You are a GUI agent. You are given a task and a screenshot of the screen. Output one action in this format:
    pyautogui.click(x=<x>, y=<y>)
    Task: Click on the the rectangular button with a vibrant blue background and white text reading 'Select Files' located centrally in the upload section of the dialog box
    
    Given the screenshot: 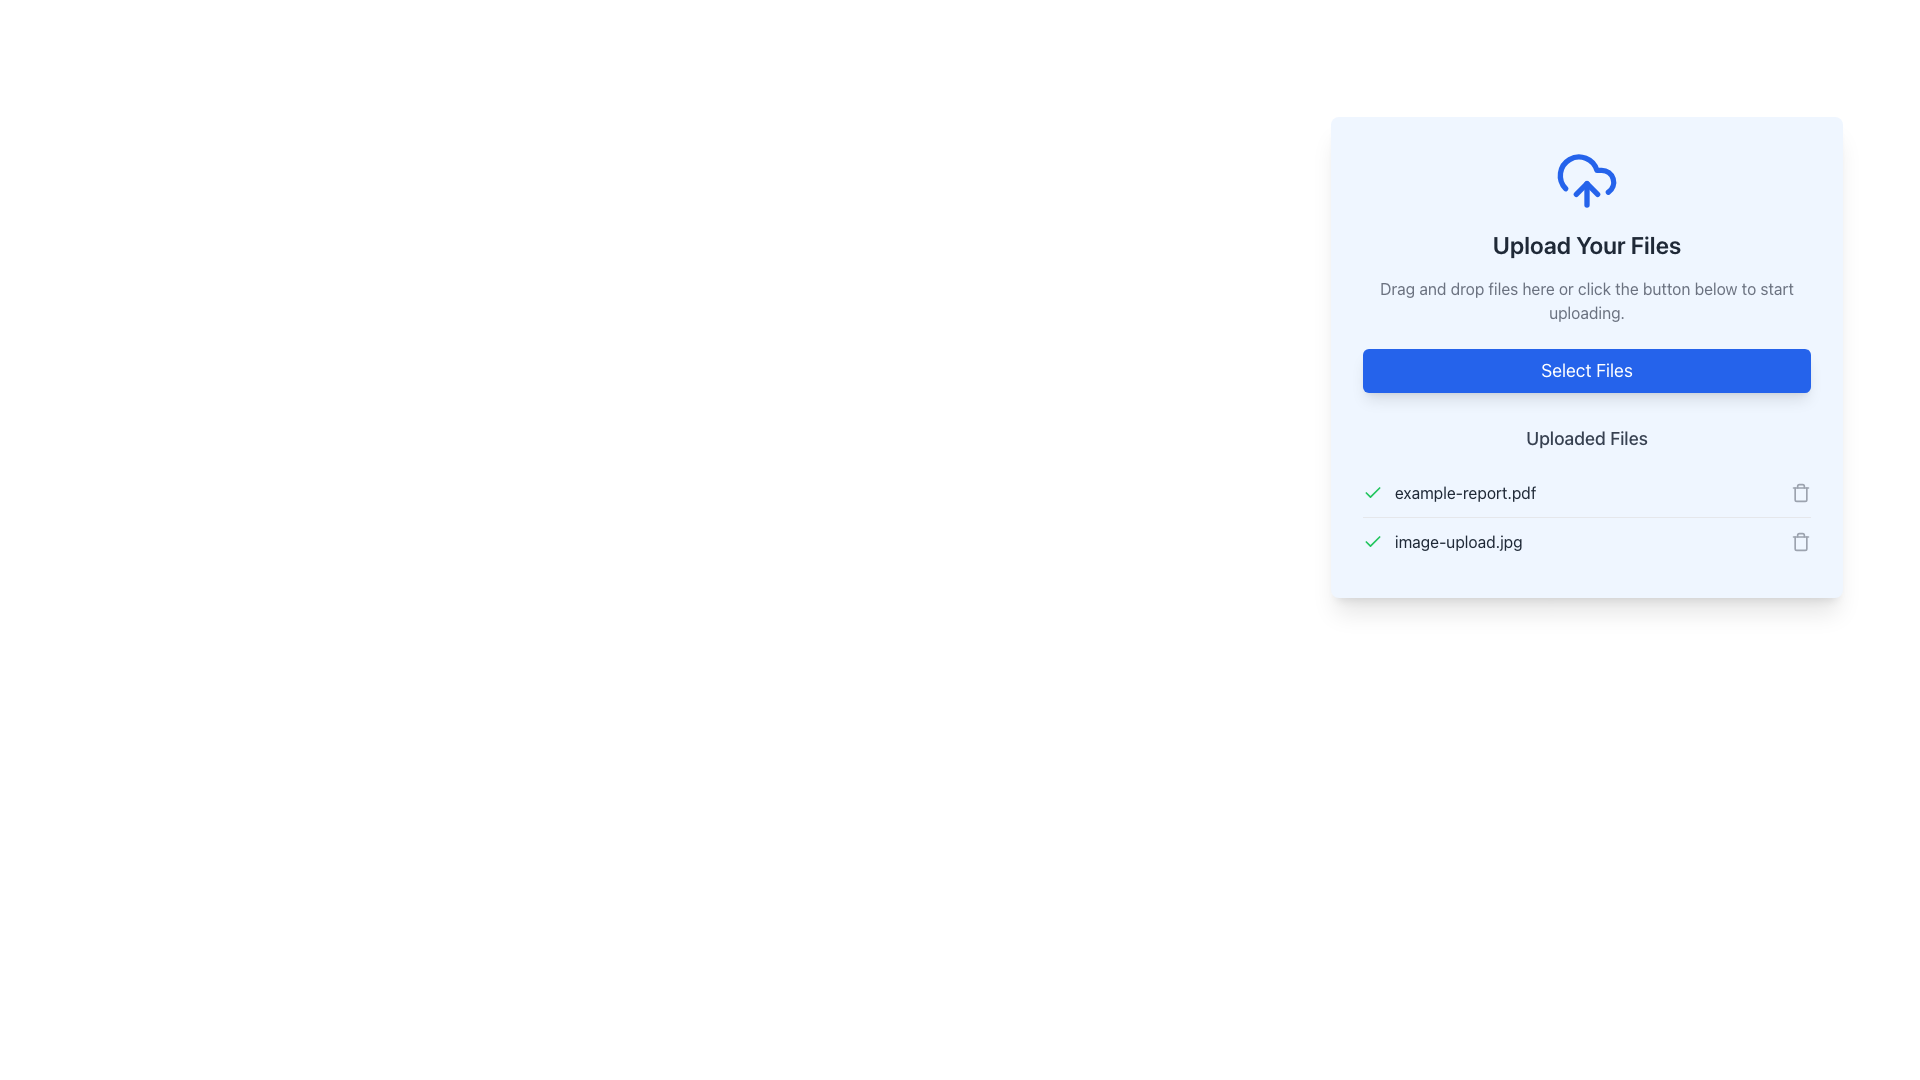 What is the action you would take?
    pyautogui.click(x=1586, y=370)
    